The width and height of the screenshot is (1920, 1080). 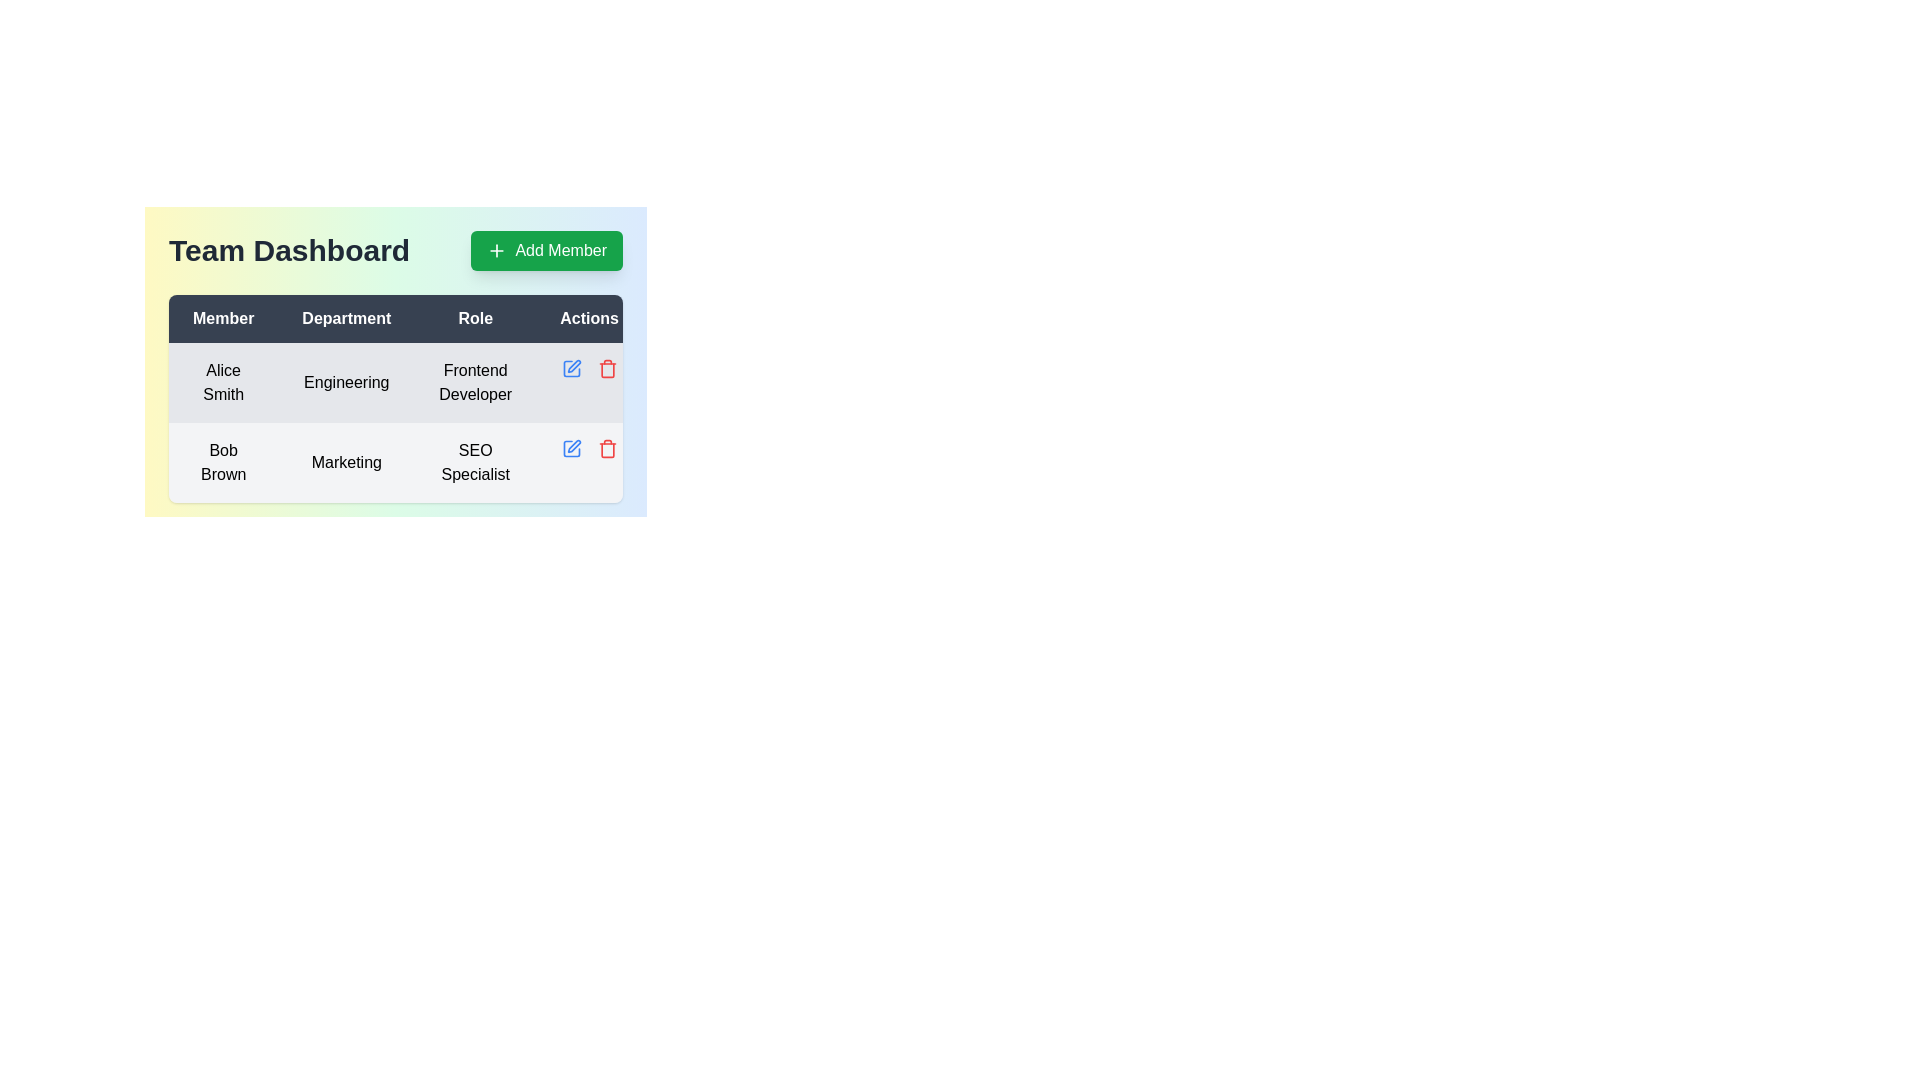 What do you see at coordinates (346, 318) in the screenshot?
I see `the 'Department' header label in the table, which is positioned between the 'Member' and 'Role' headers` at bounding box center [346, 318].